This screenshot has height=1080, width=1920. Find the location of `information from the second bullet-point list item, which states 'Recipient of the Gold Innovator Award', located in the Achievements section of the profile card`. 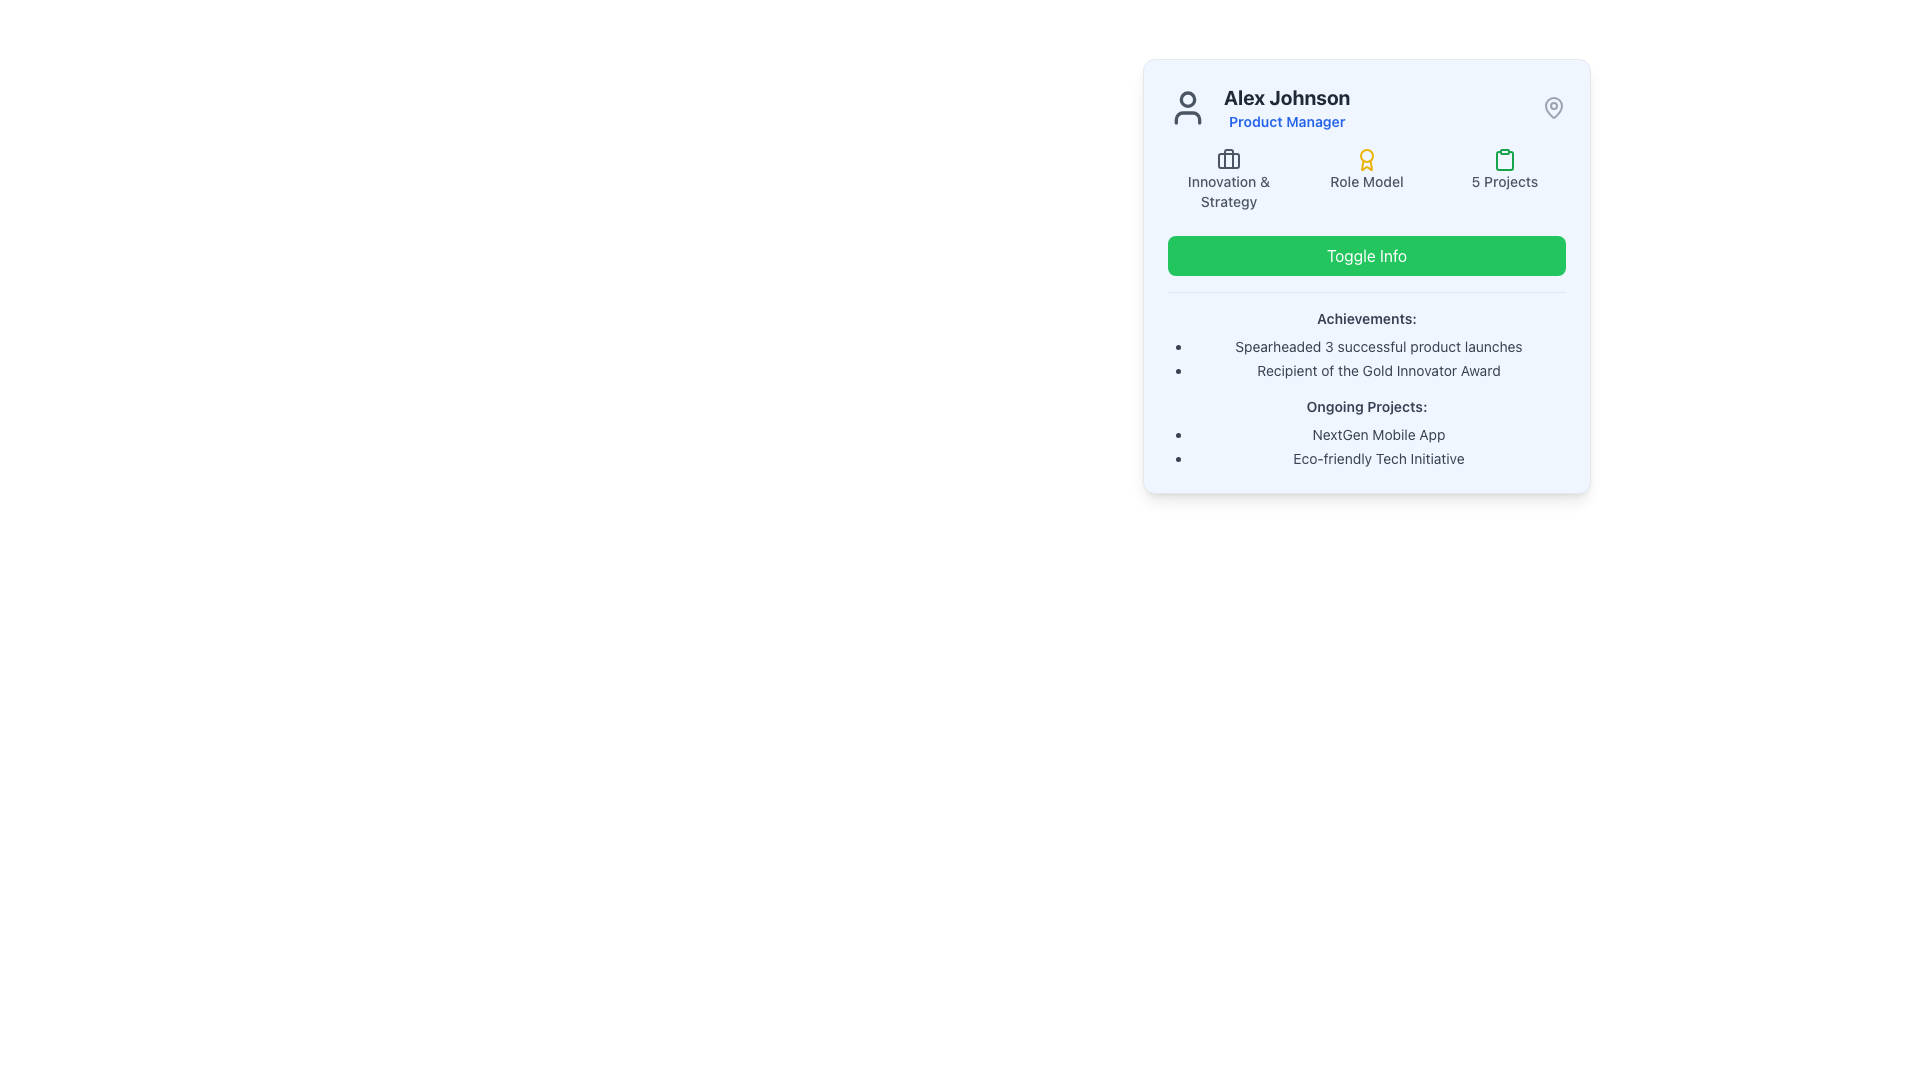

information from the second bullet-point list item, which states 'Recipient of the Gold Innovator Award', located in the Achievements section of the profile card is located at coordinates (1366, 357).